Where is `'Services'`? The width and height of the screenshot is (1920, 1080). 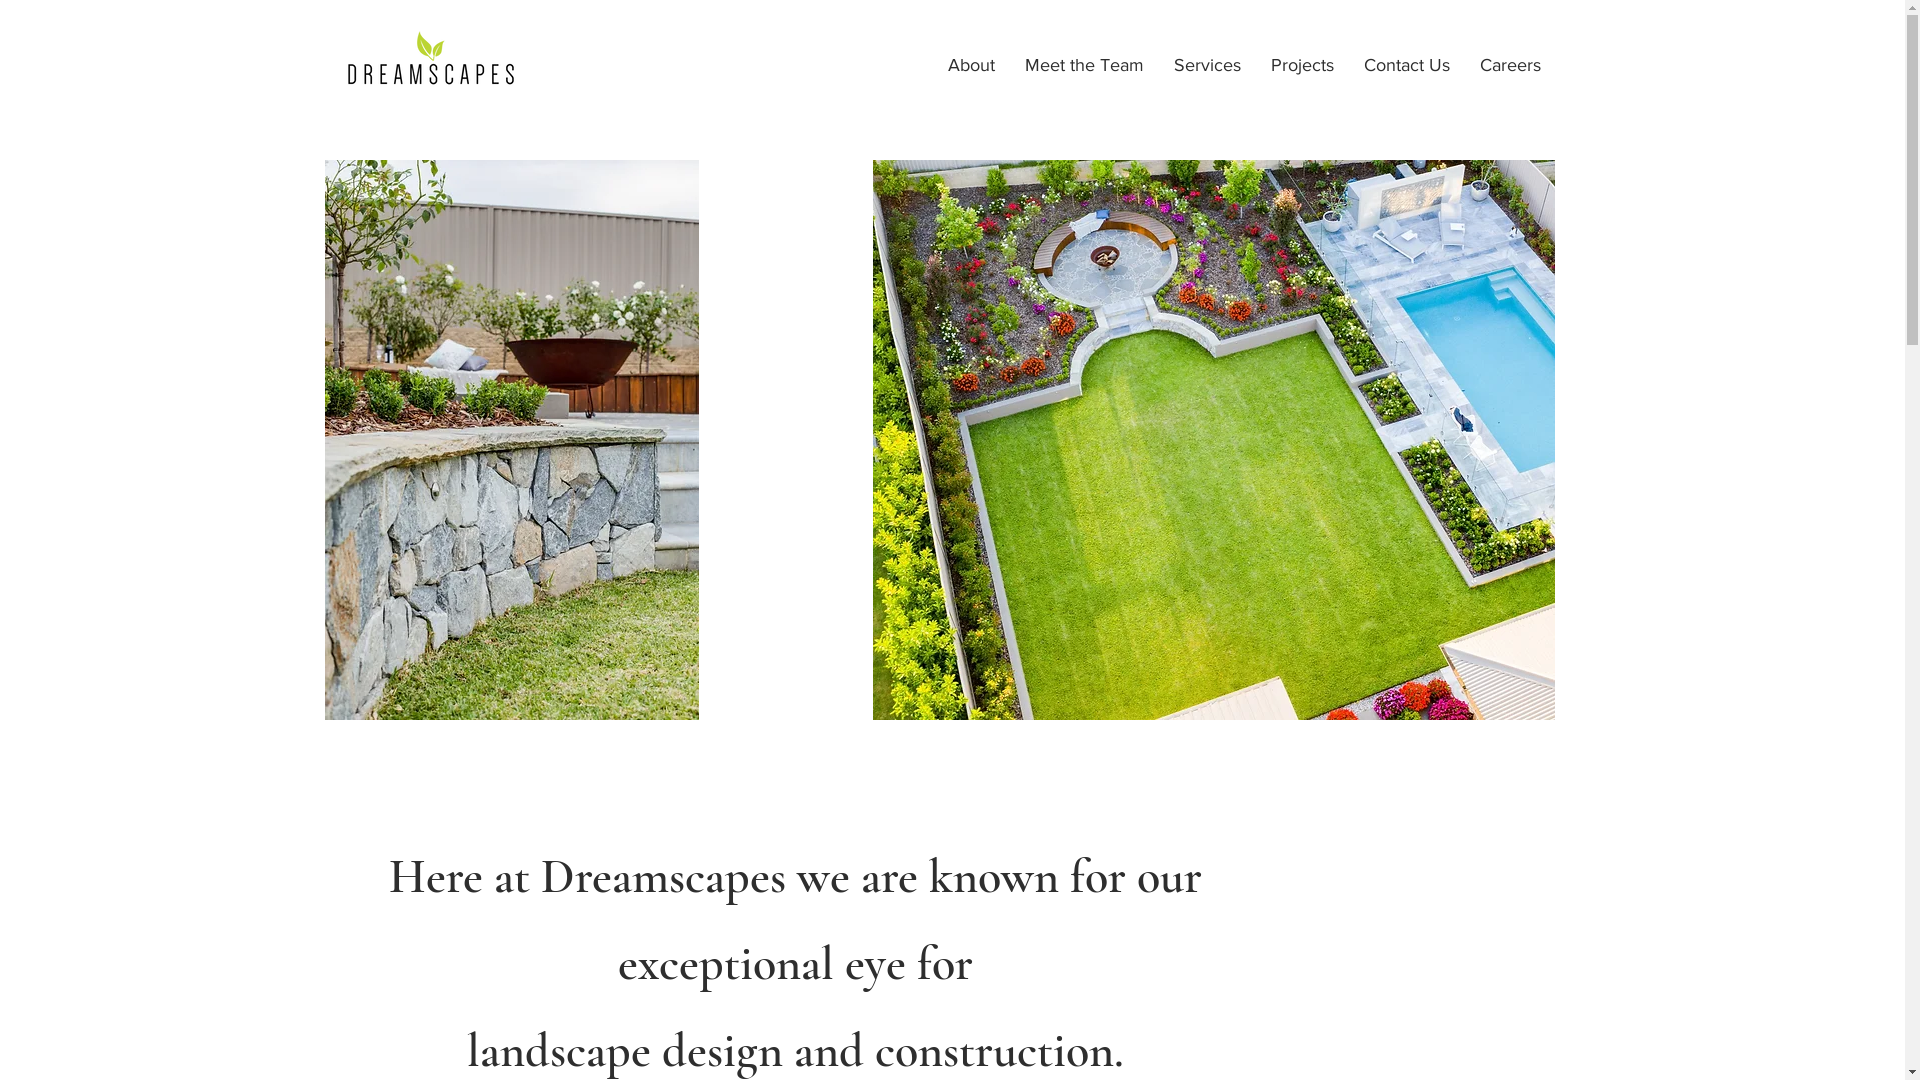 'Services' is located at coordinates (1205, 64).